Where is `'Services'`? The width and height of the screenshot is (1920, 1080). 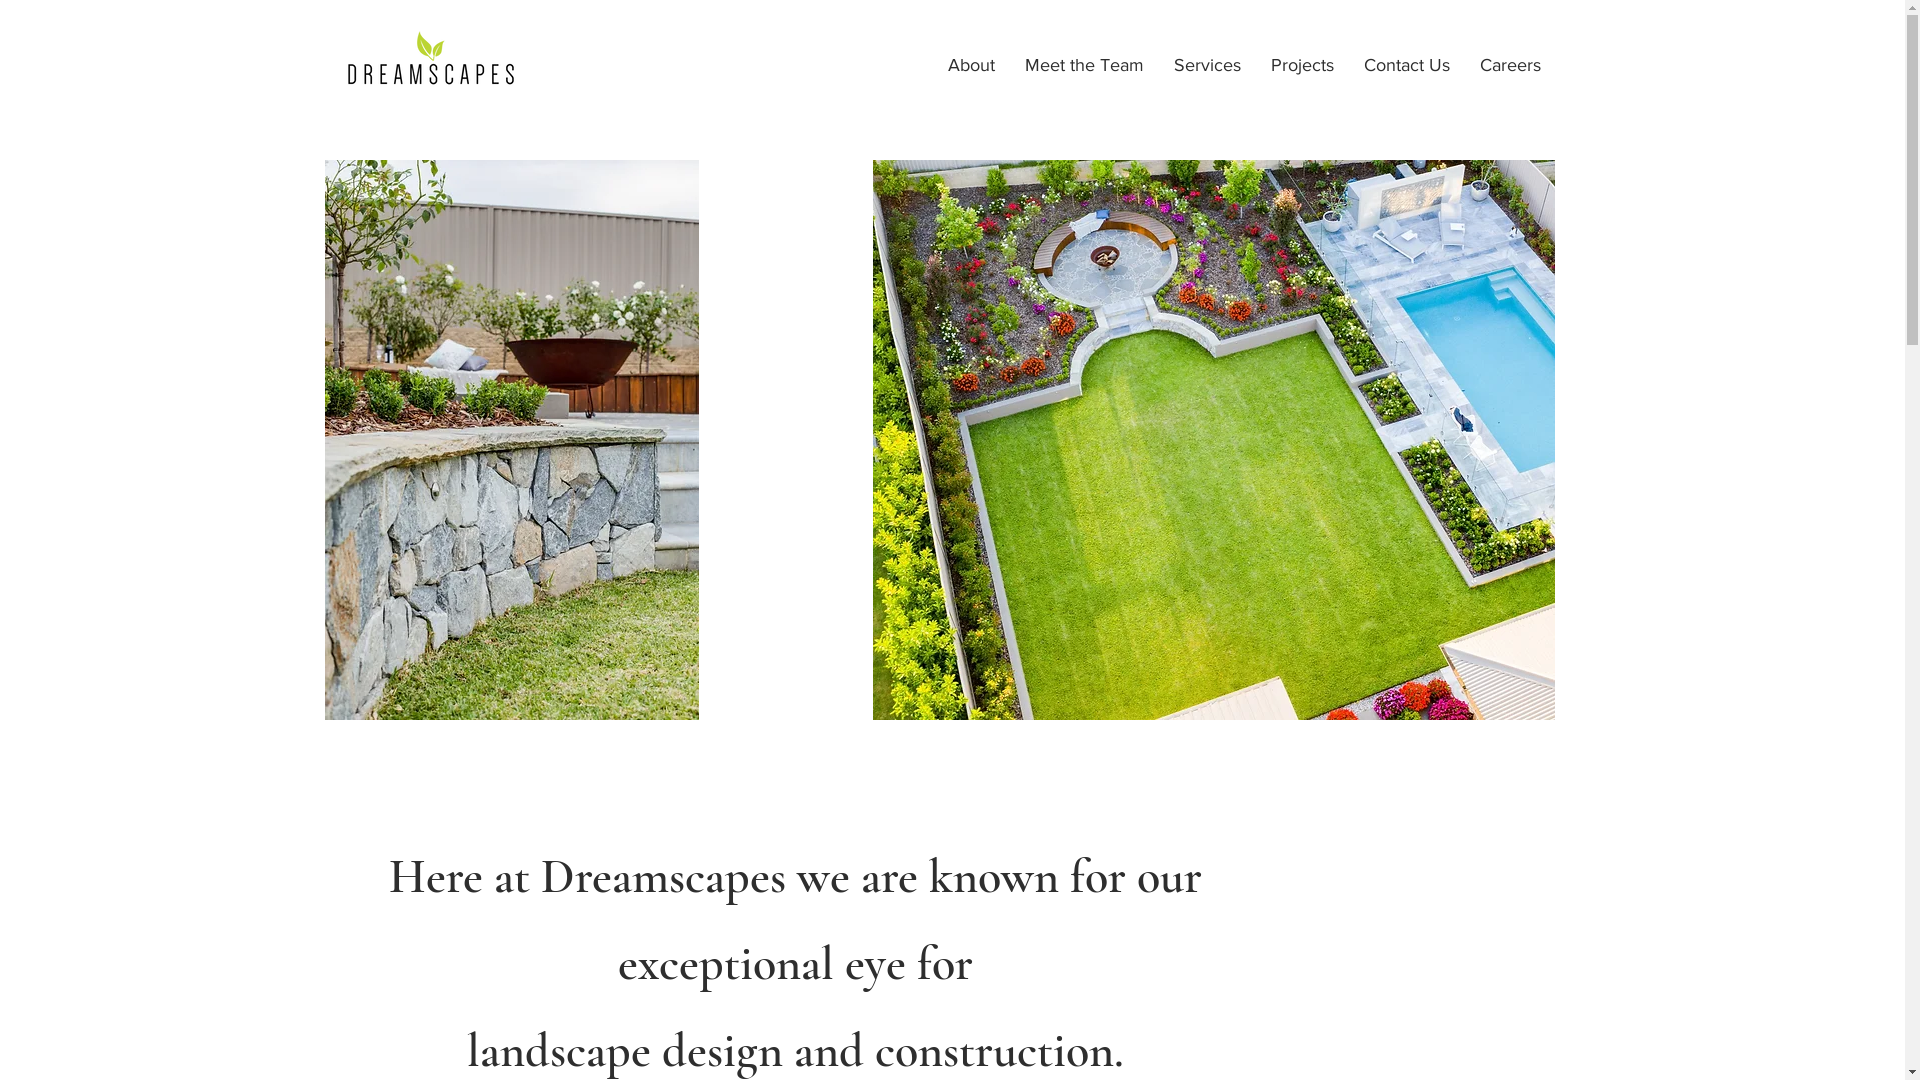 'Services' is located at coordinates (1205, 64).